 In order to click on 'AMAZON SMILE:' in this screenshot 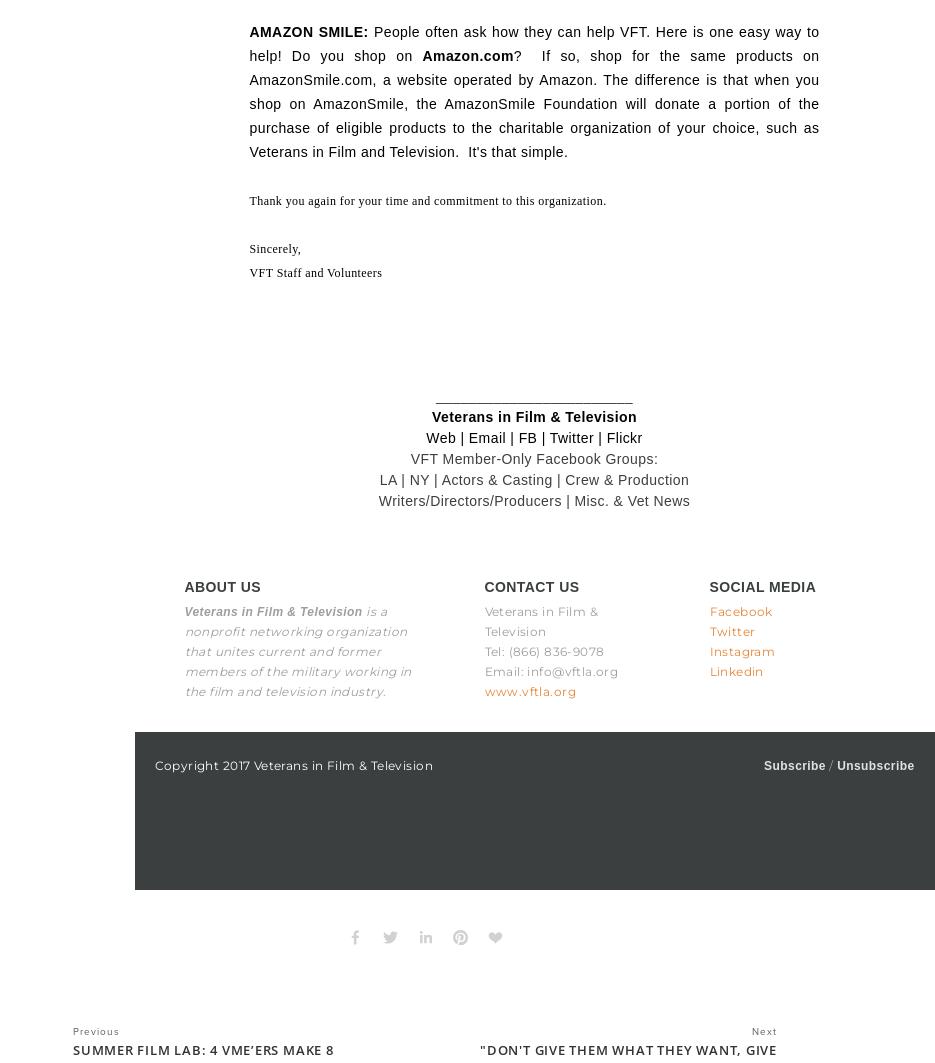, I will do `click(308, 31)`.